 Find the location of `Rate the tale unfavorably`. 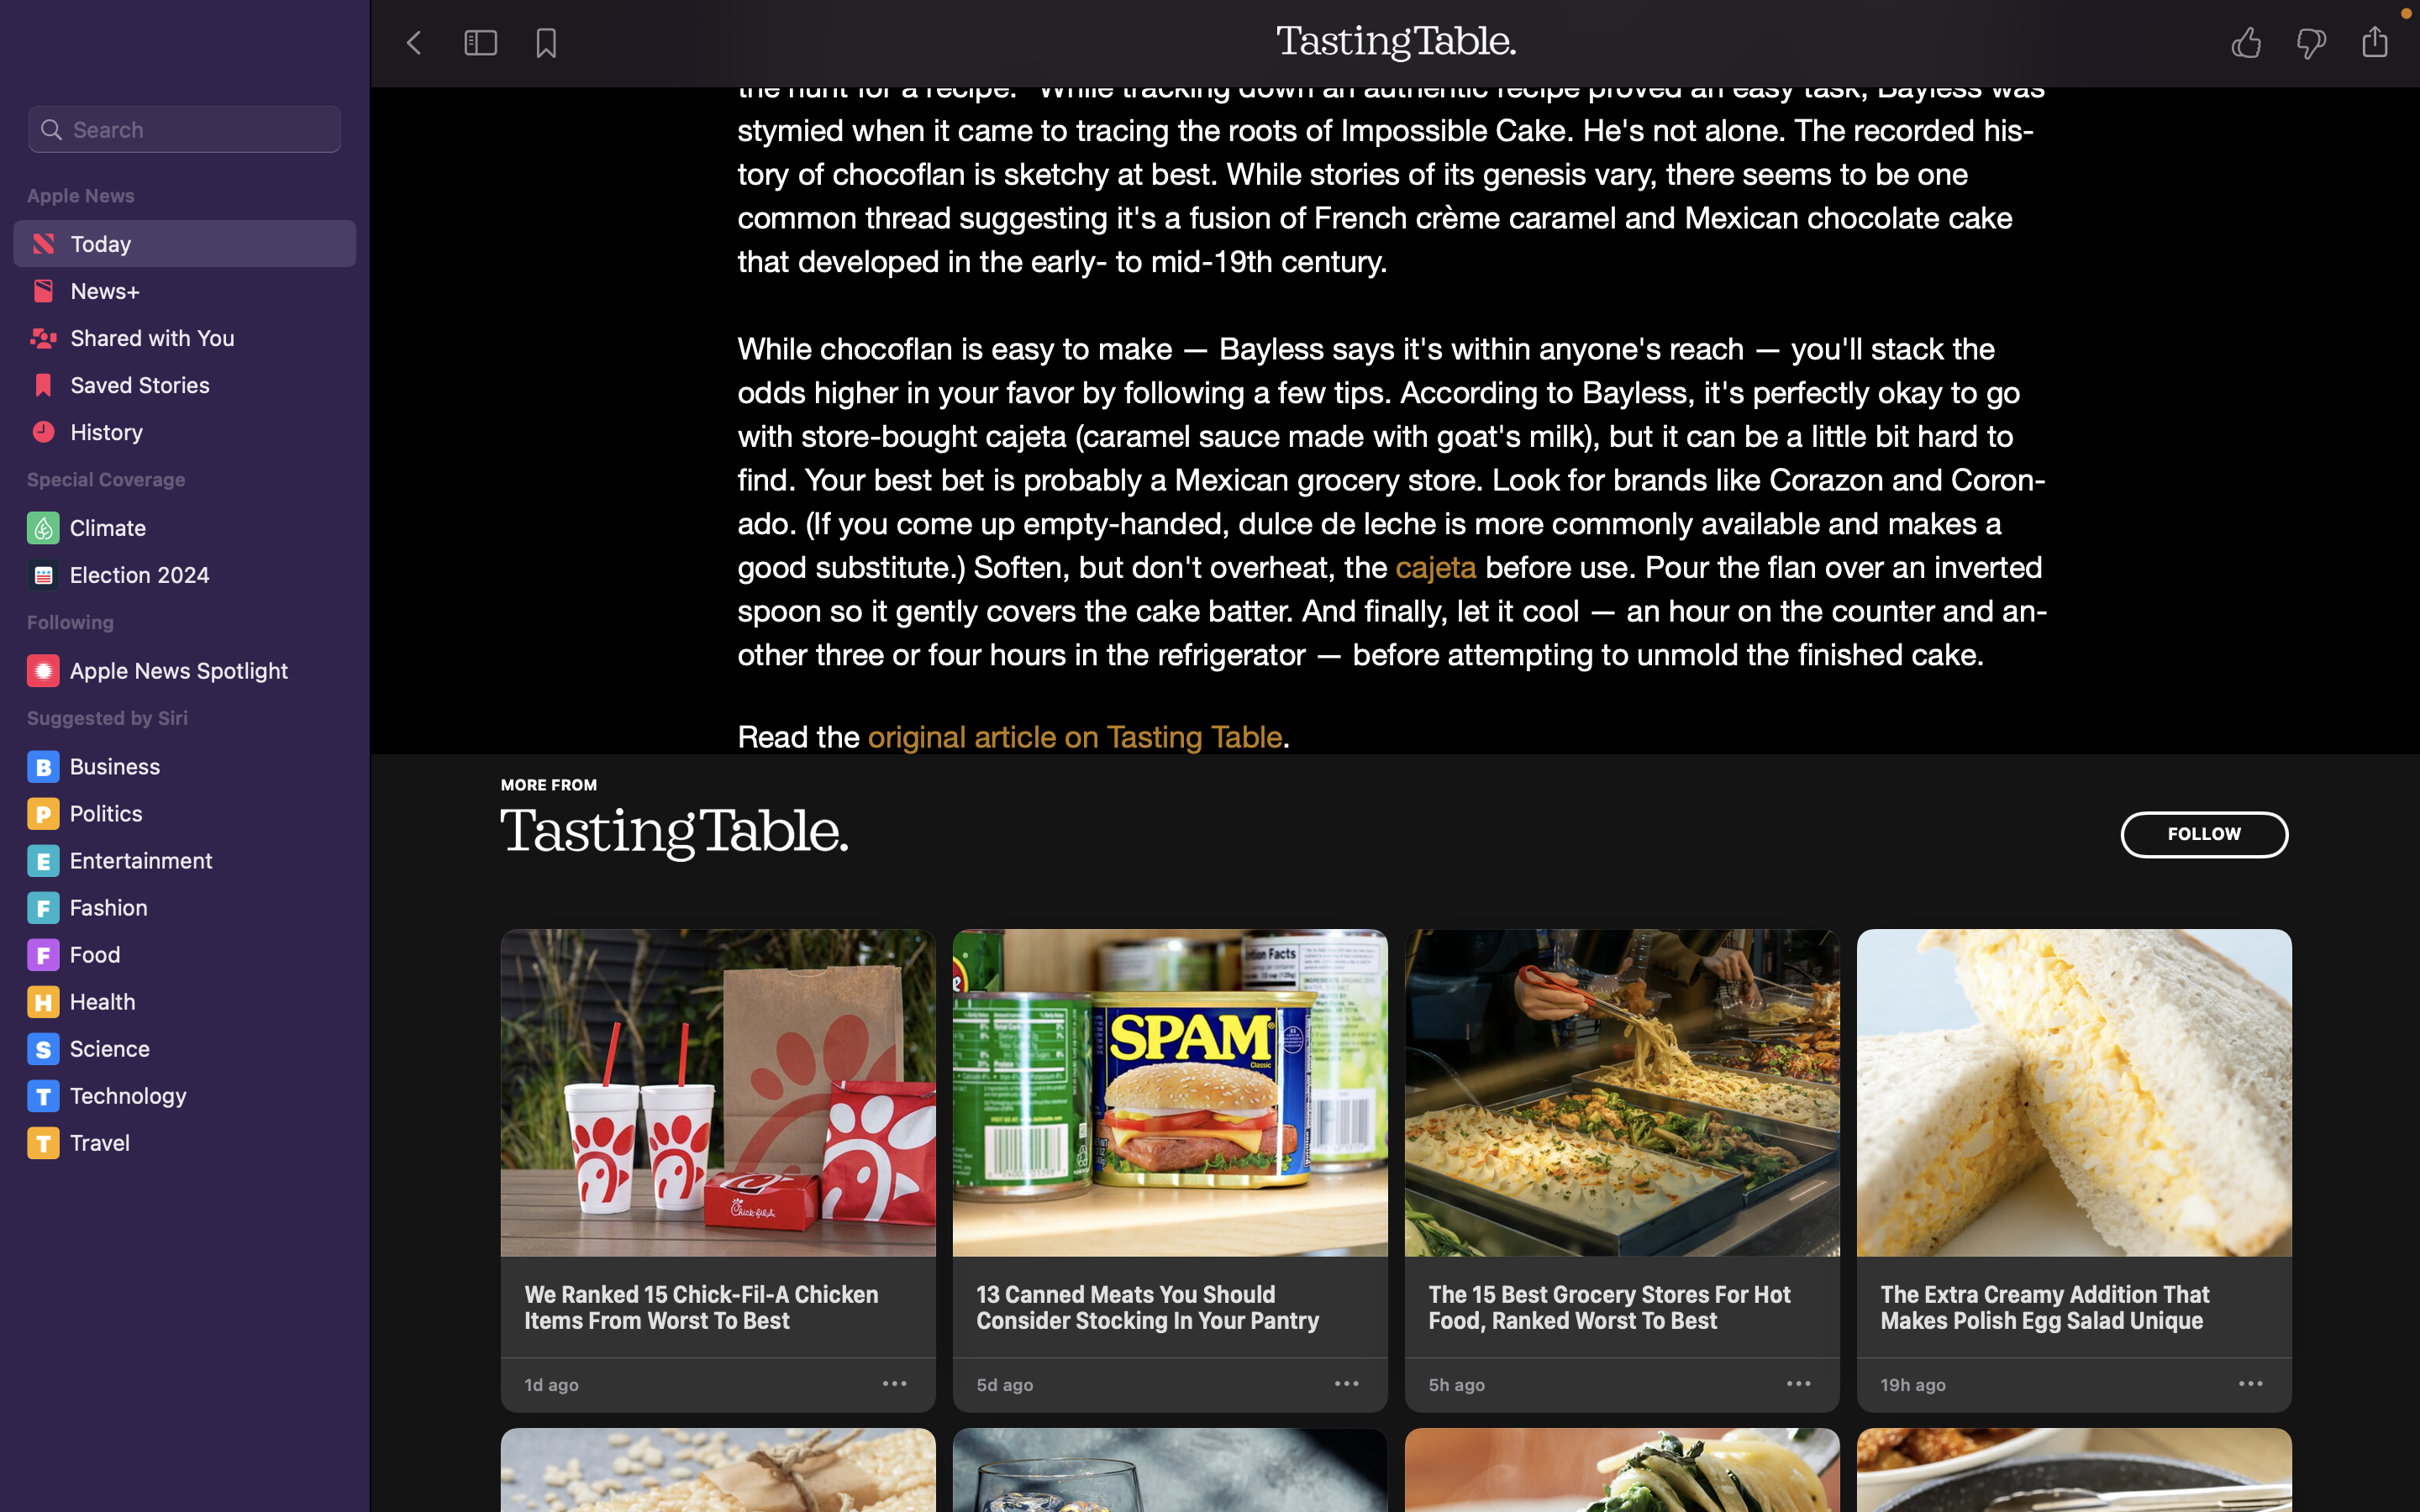

Rate the tale unfavorably is located at coordinates (2317, 45).